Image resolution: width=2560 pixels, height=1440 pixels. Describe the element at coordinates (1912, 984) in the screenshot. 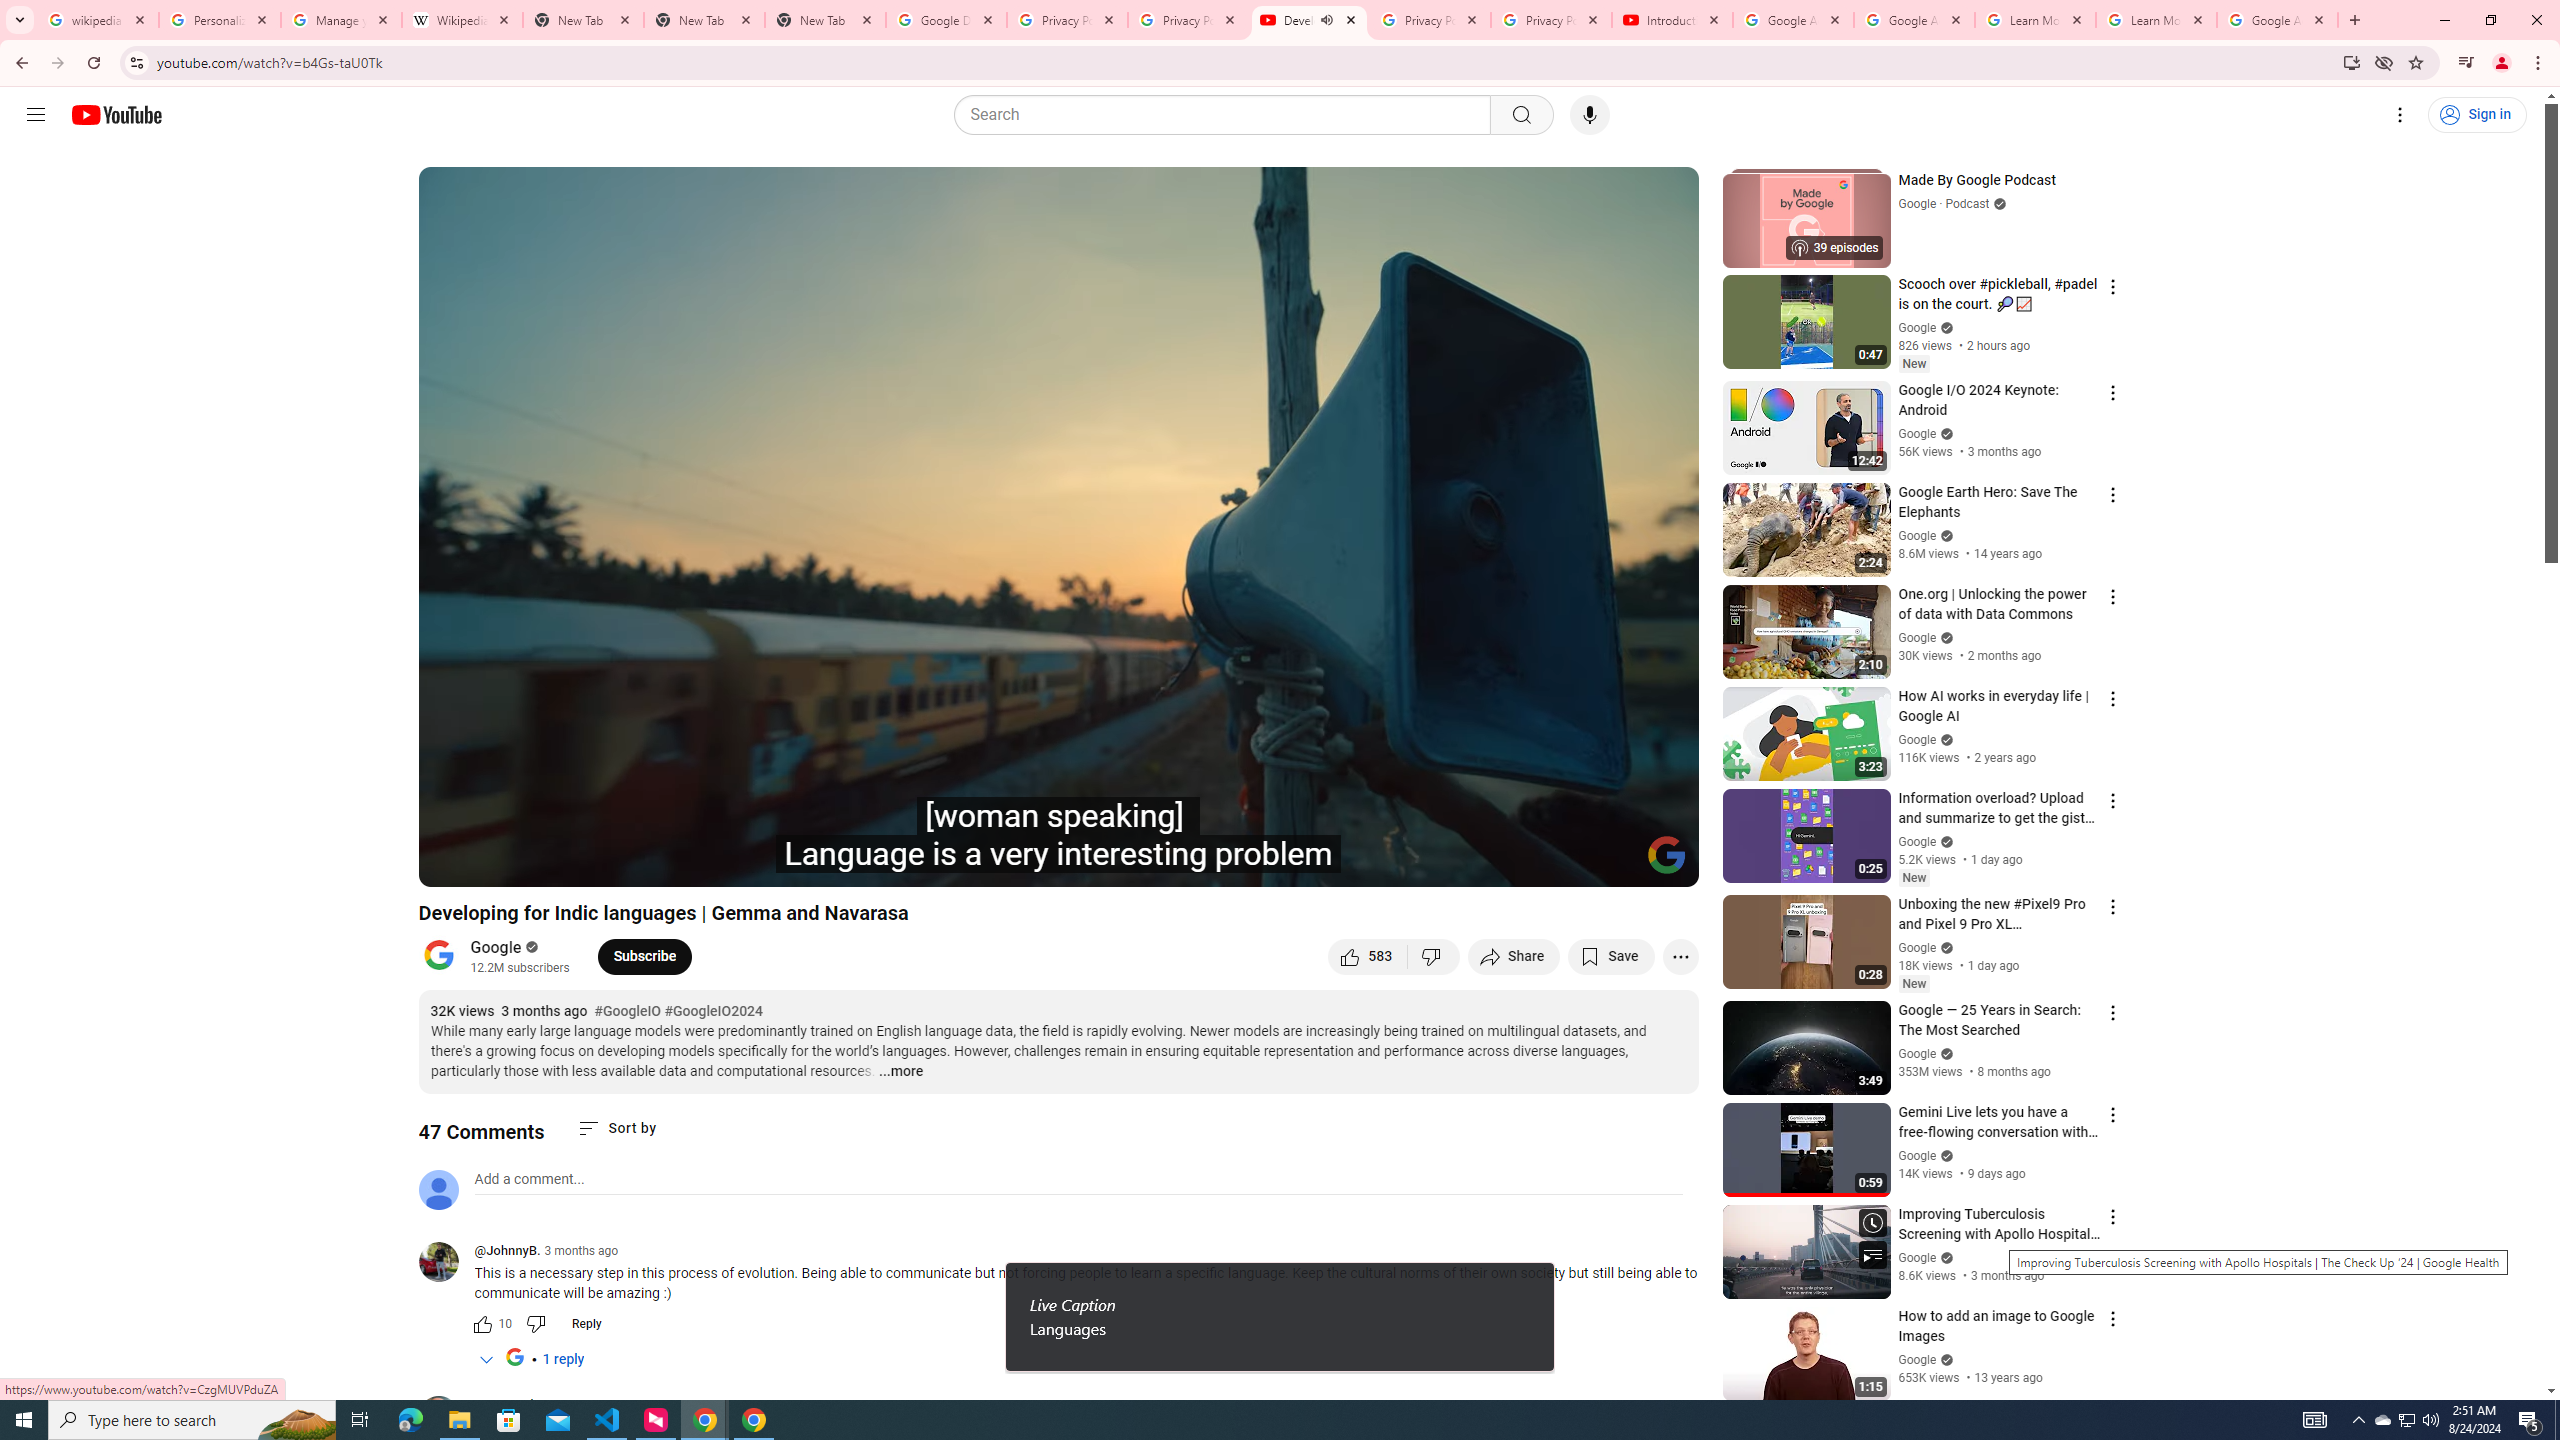

I see `'New'` at that location.